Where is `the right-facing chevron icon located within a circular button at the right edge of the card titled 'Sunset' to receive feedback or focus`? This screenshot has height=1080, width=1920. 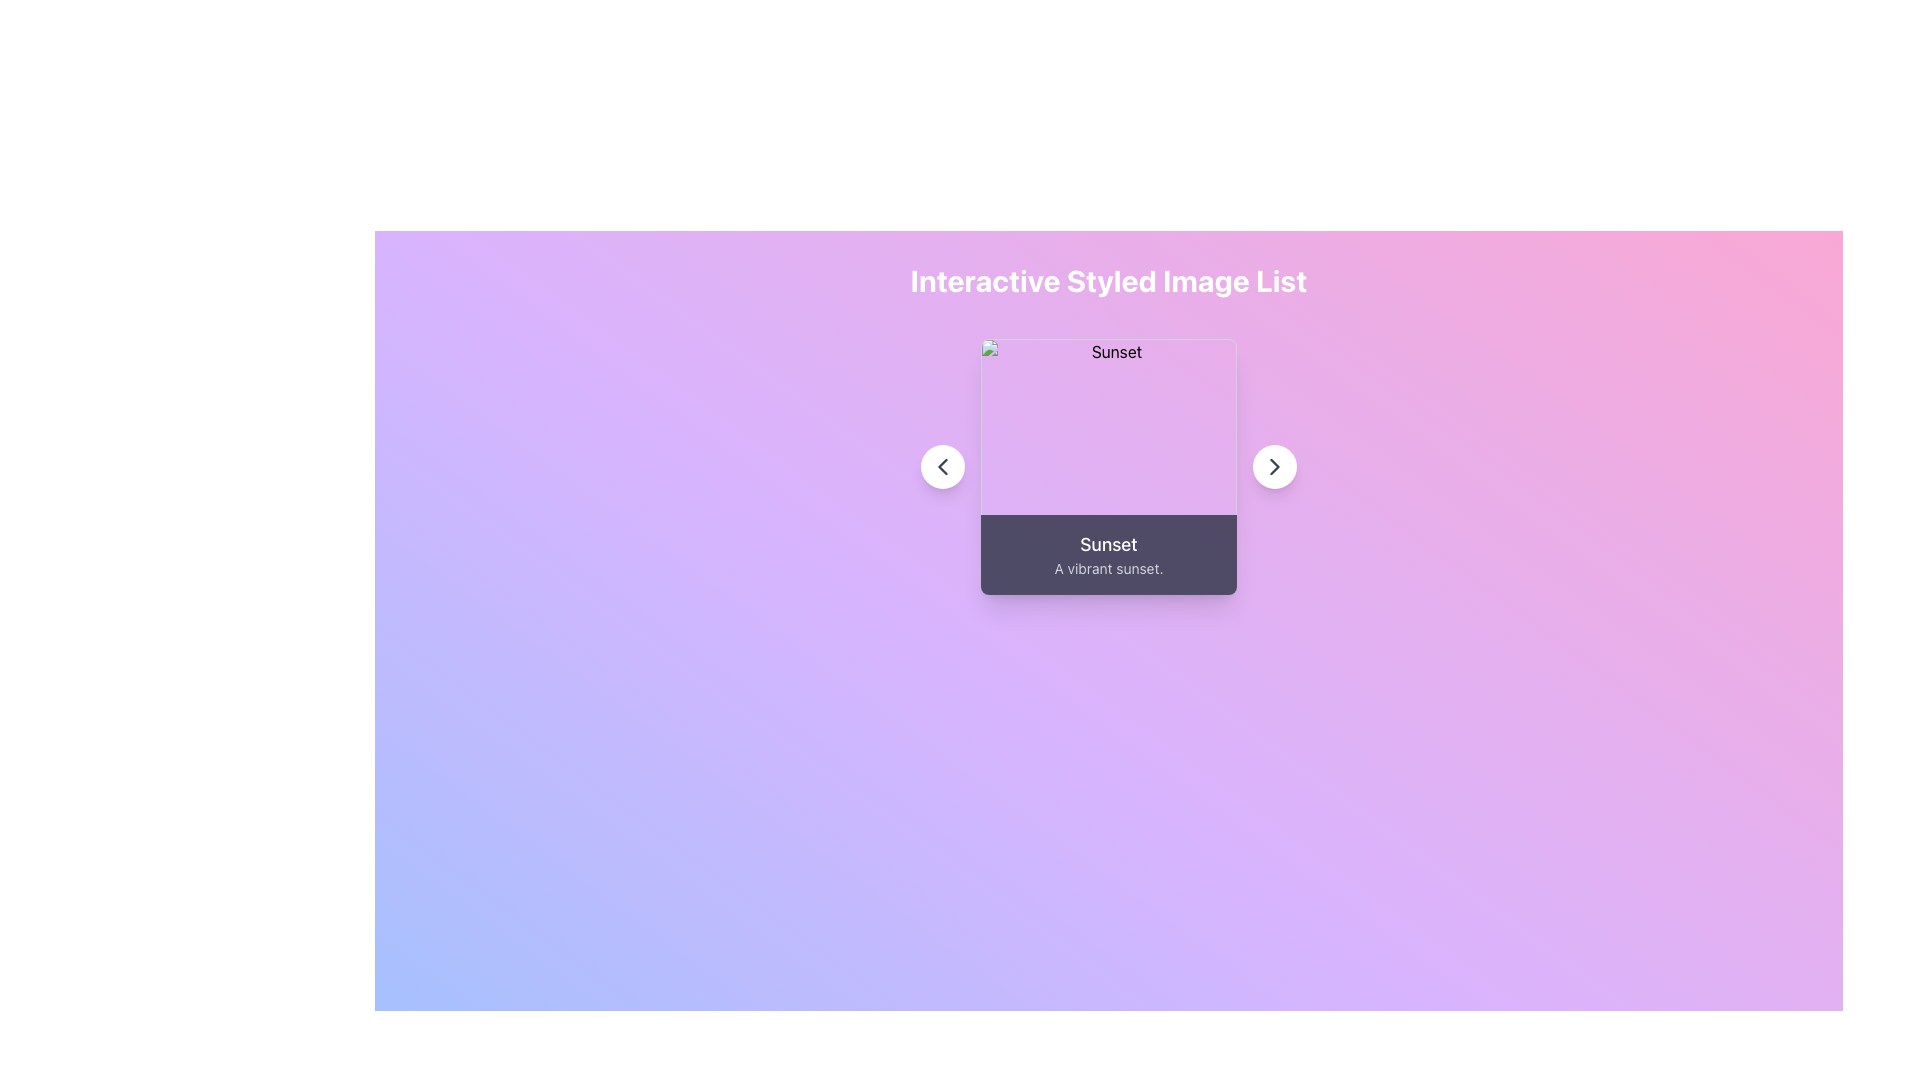 the right-facing chevron icon located within a circular button at the right edge of the card titled 'Sunset' to receive feedback or focus is located at coordinates (1274, 466).